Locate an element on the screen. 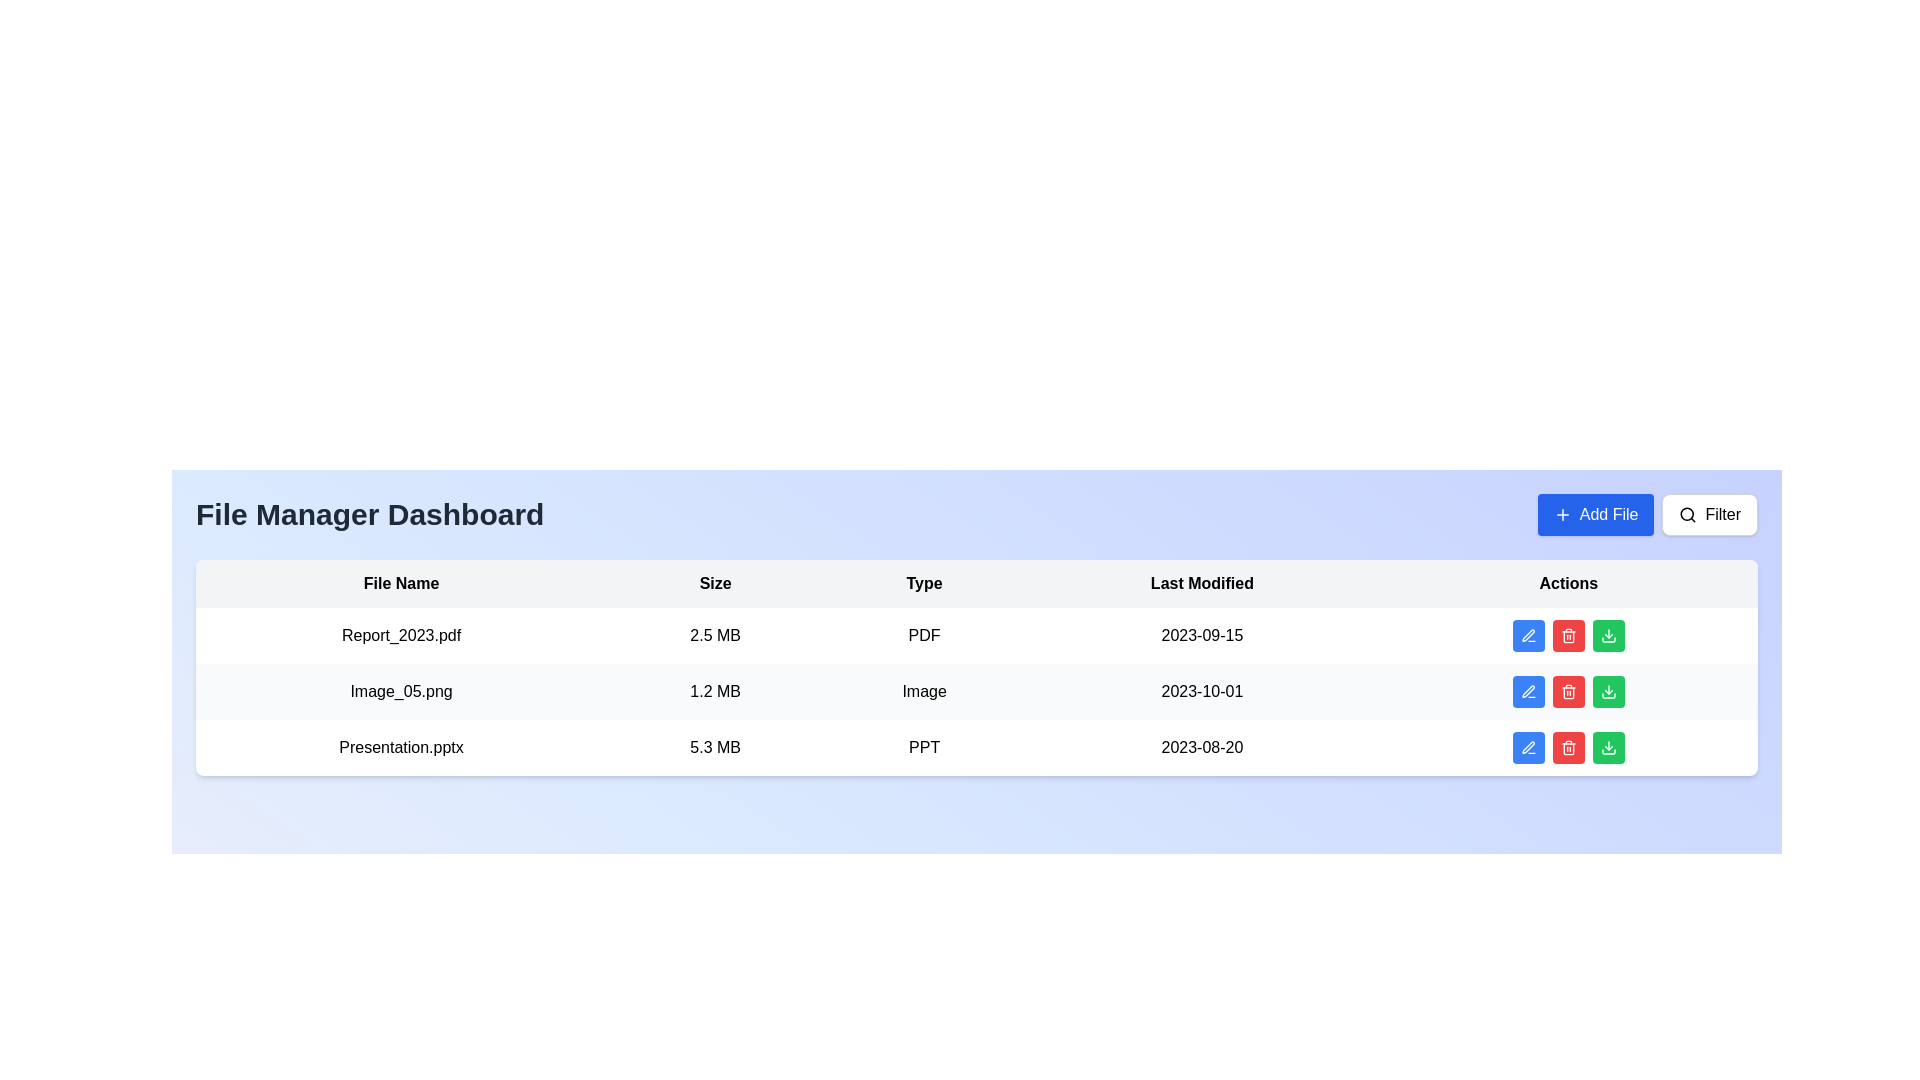 This screenshot has width=1920, height=1080. the 'Type' column header is located at coordinates (923, 583).